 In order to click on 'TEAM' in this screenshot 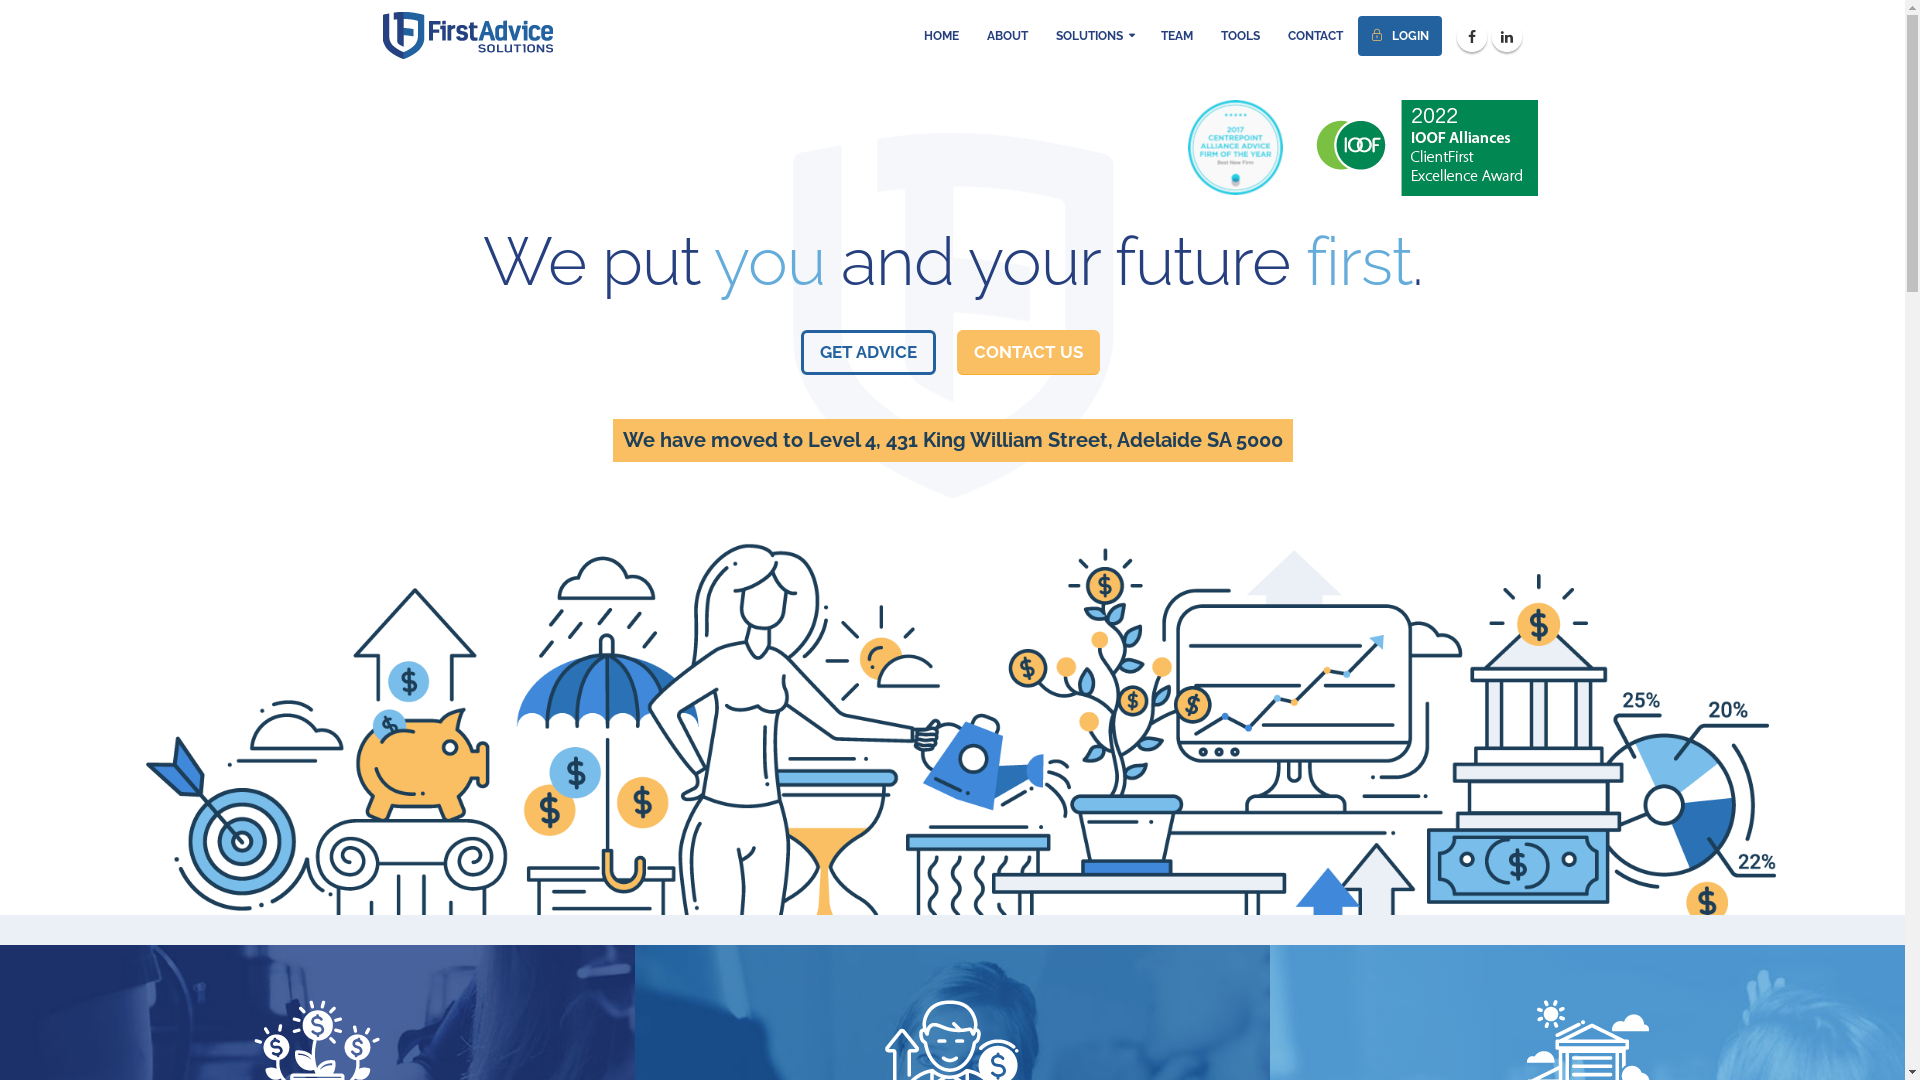, I will do `click(1176, 35)`.